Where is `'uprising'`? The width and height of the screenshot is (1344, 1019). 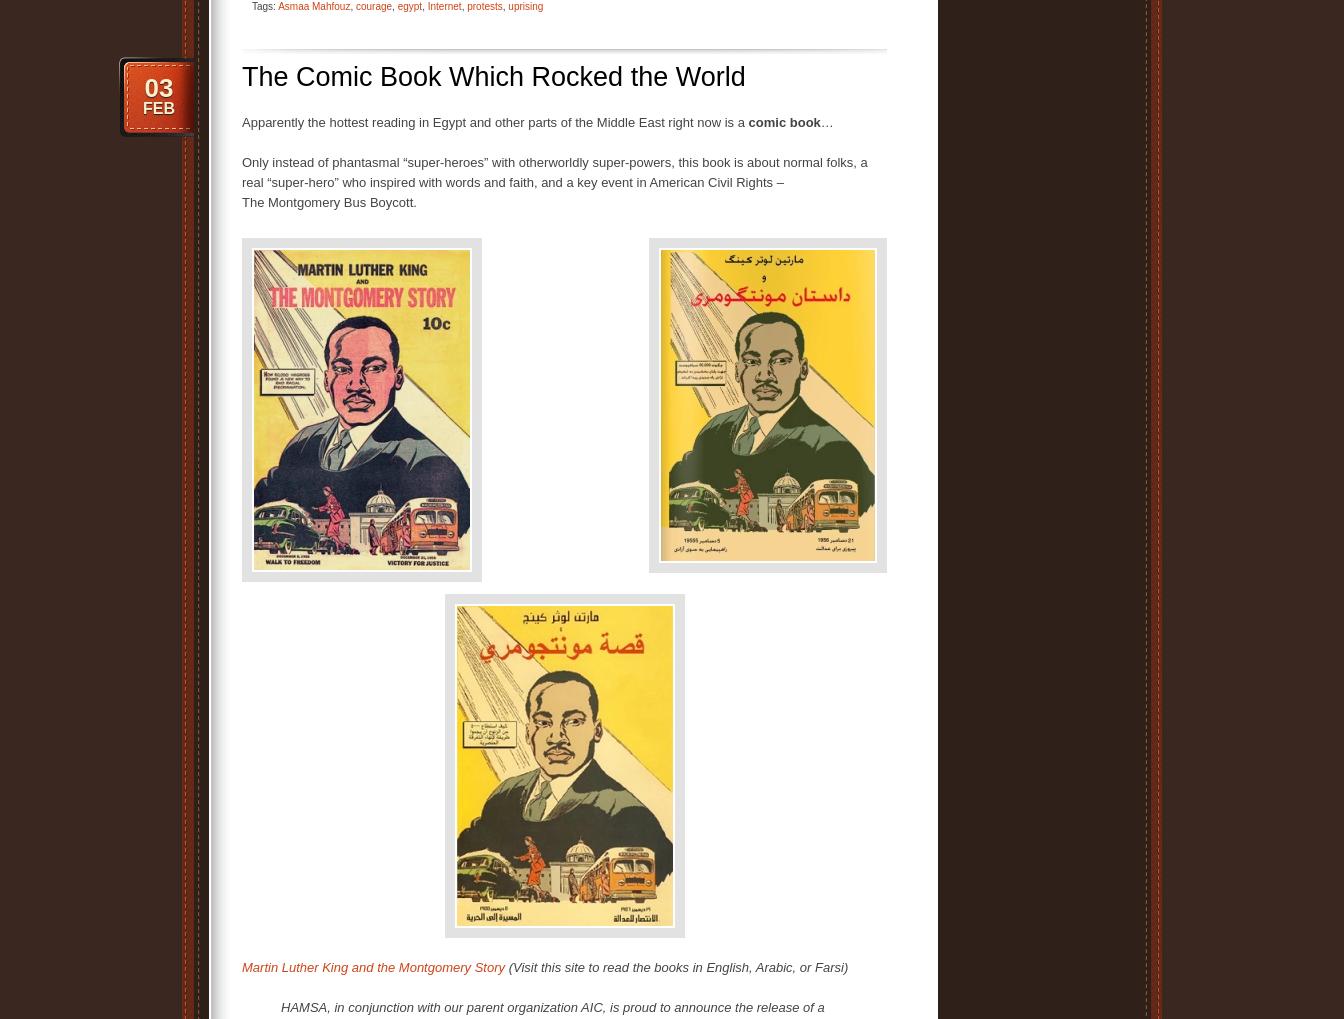
'uprising' is located at coordinates (508, 5).